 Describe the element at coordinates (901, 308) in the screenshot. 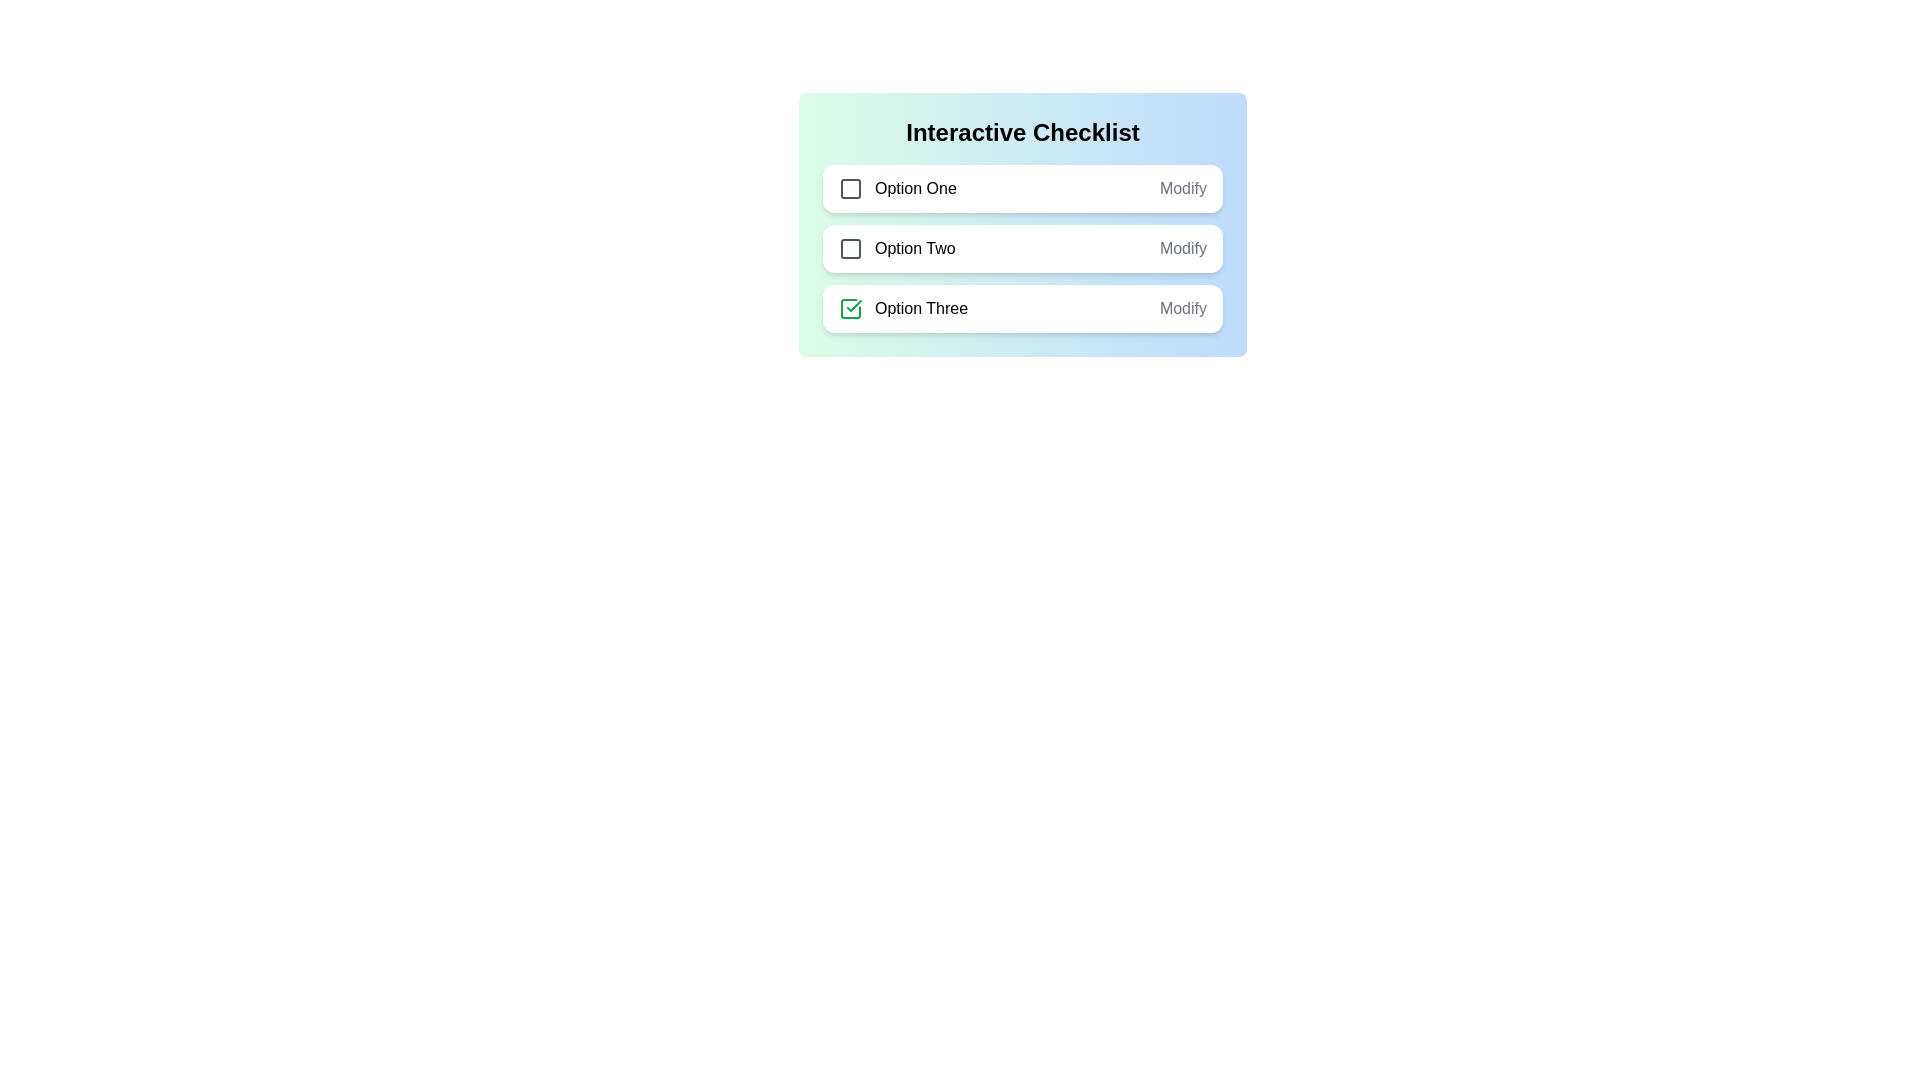

I see `the text of the list item Option Three` at that location.